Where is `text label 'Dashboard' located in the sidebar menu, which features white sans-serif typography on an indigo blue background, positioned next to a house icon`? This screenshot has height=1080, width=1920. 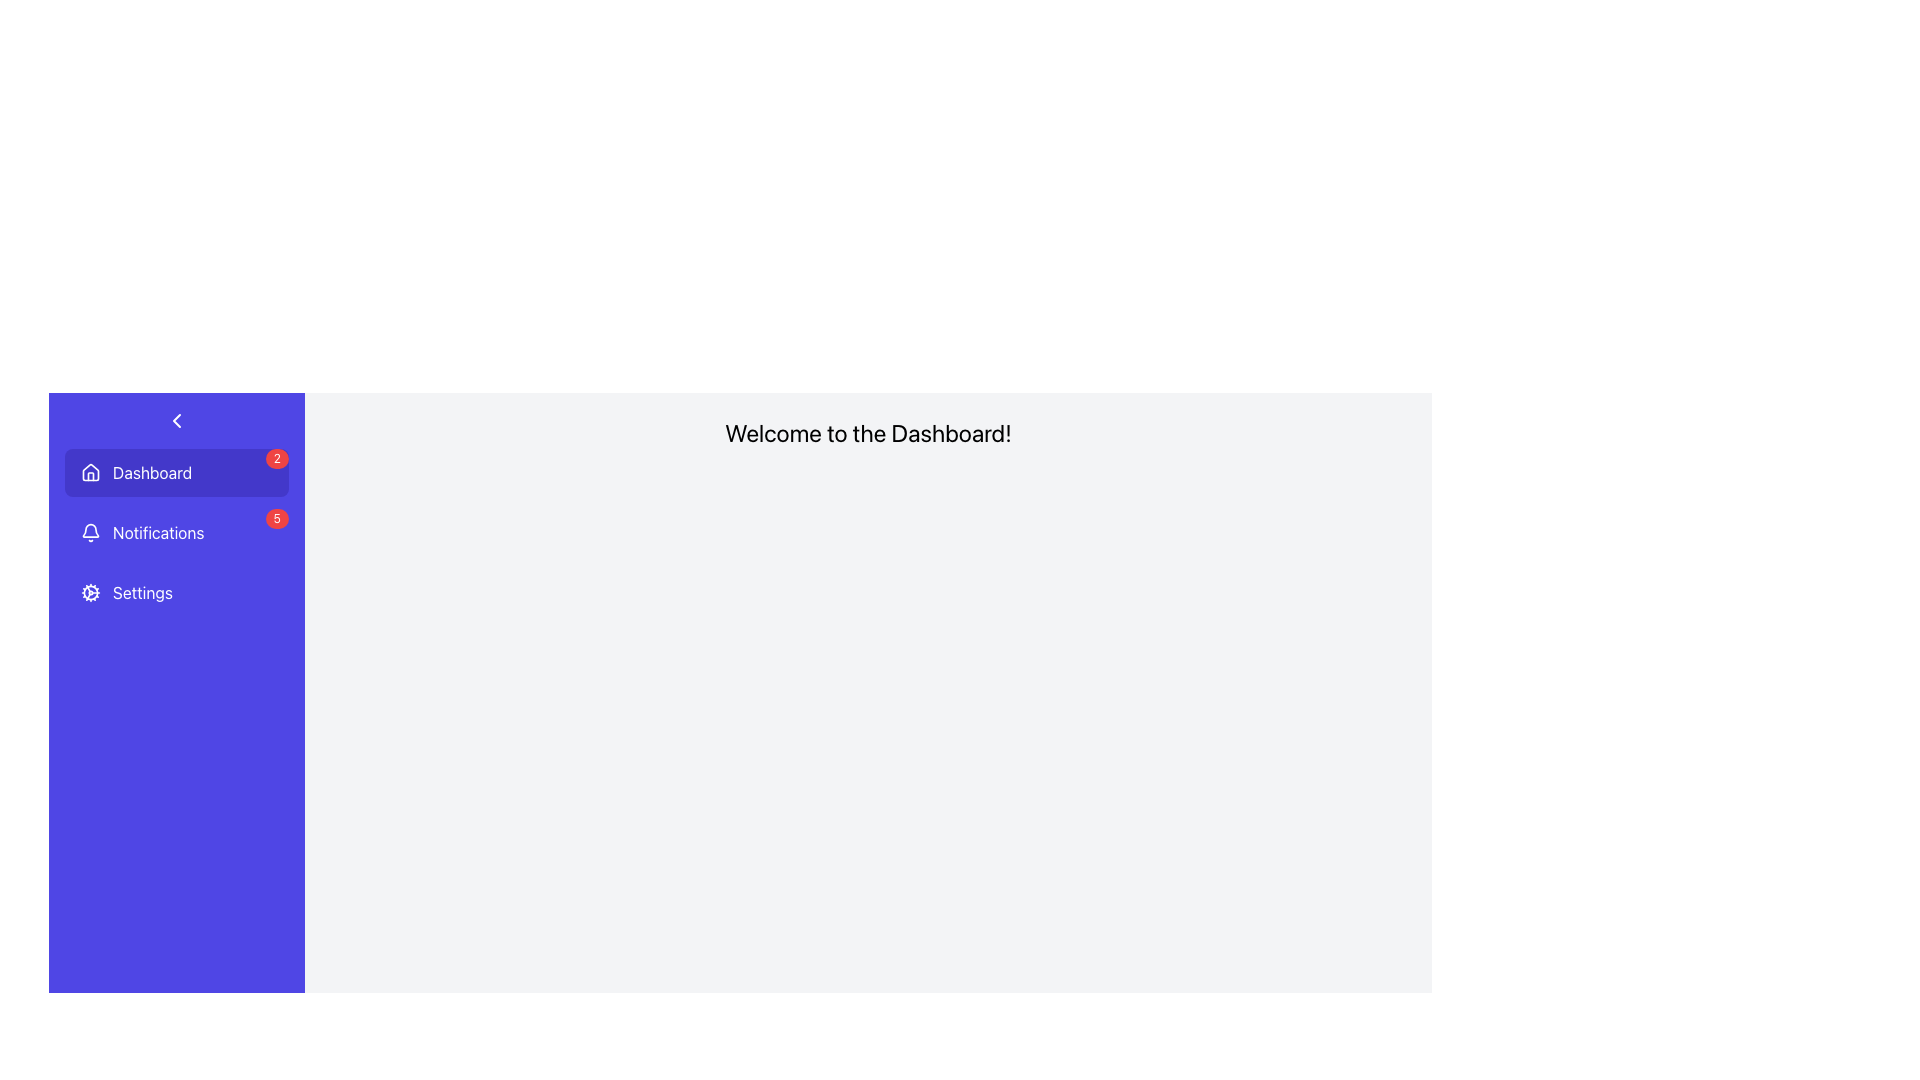
text label 'Dashboard' located in the sidebar menu, which features white sans-serif typography on an indigo blue background, positioned next to a house icon is located at coordinates (151, 473).